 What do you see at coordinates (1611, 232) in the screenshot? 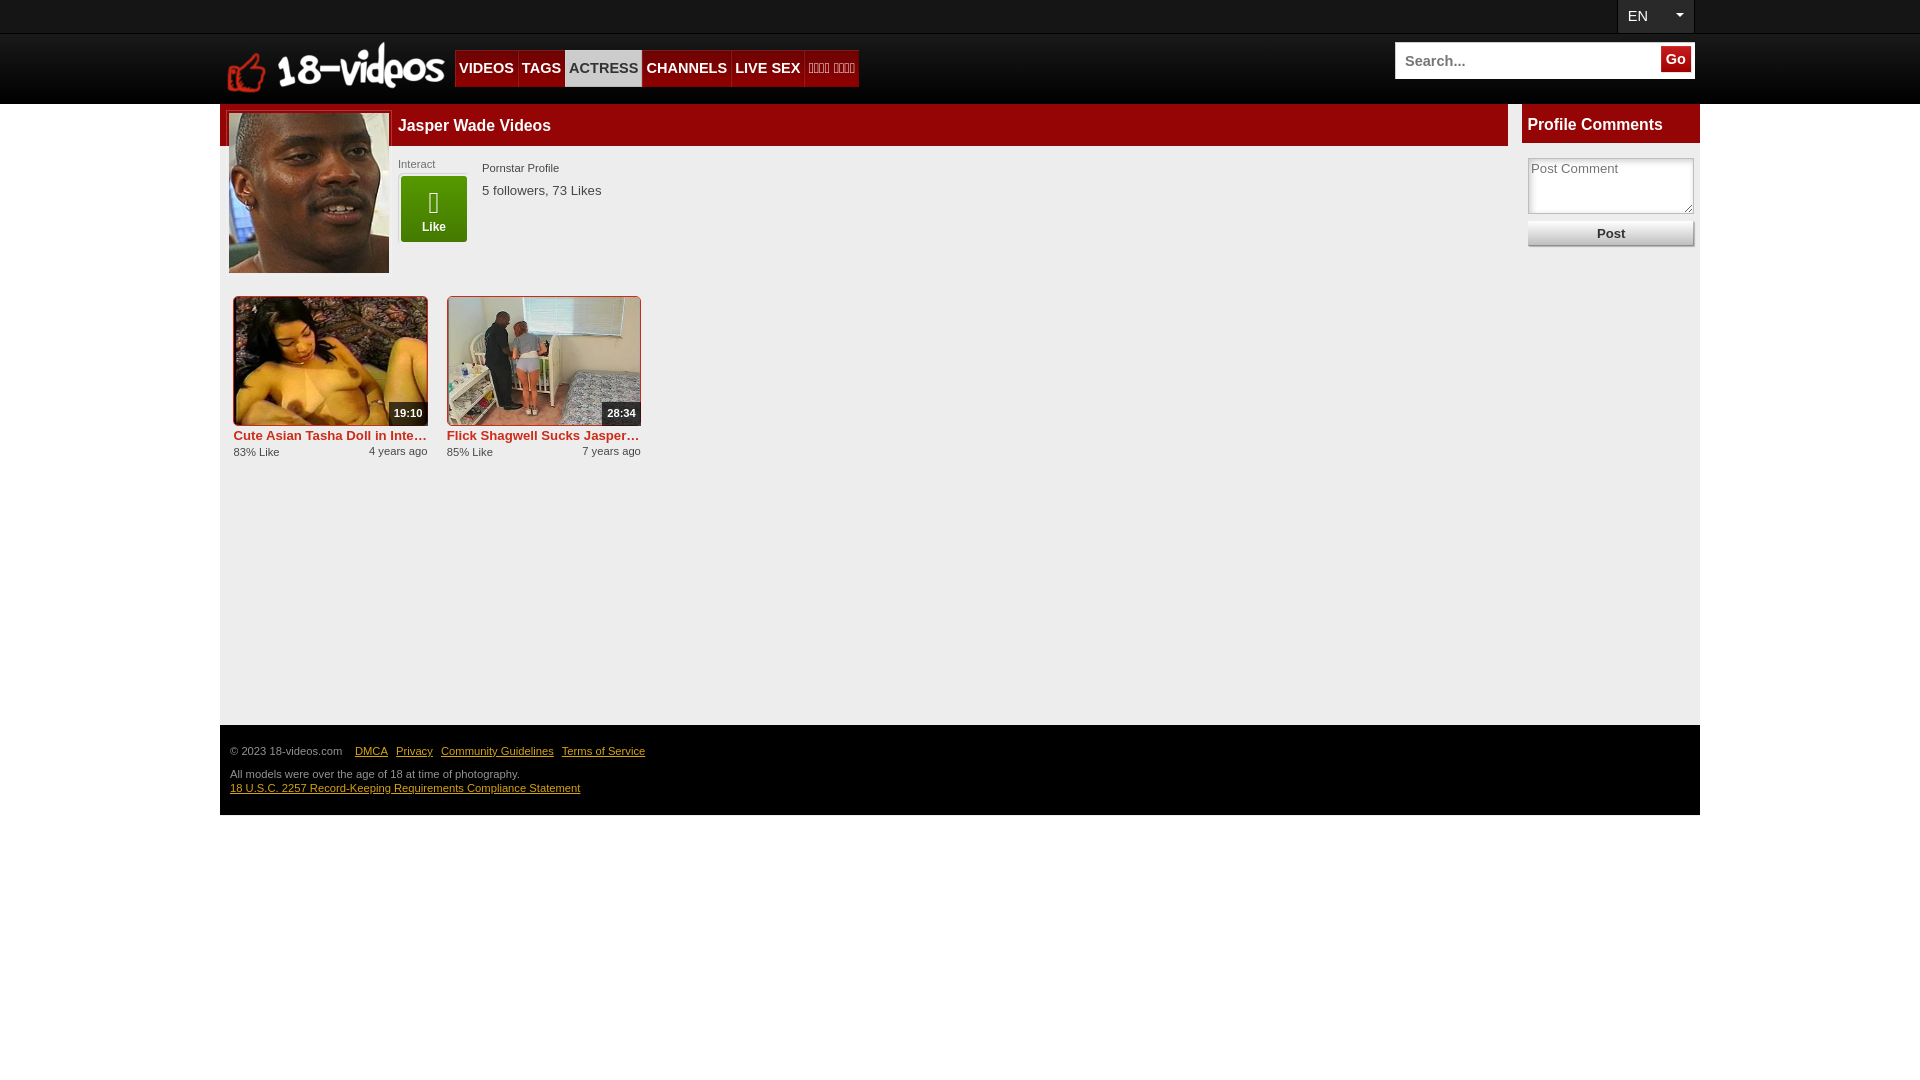
I see `'Post'` at bounding box center [1611, 232].